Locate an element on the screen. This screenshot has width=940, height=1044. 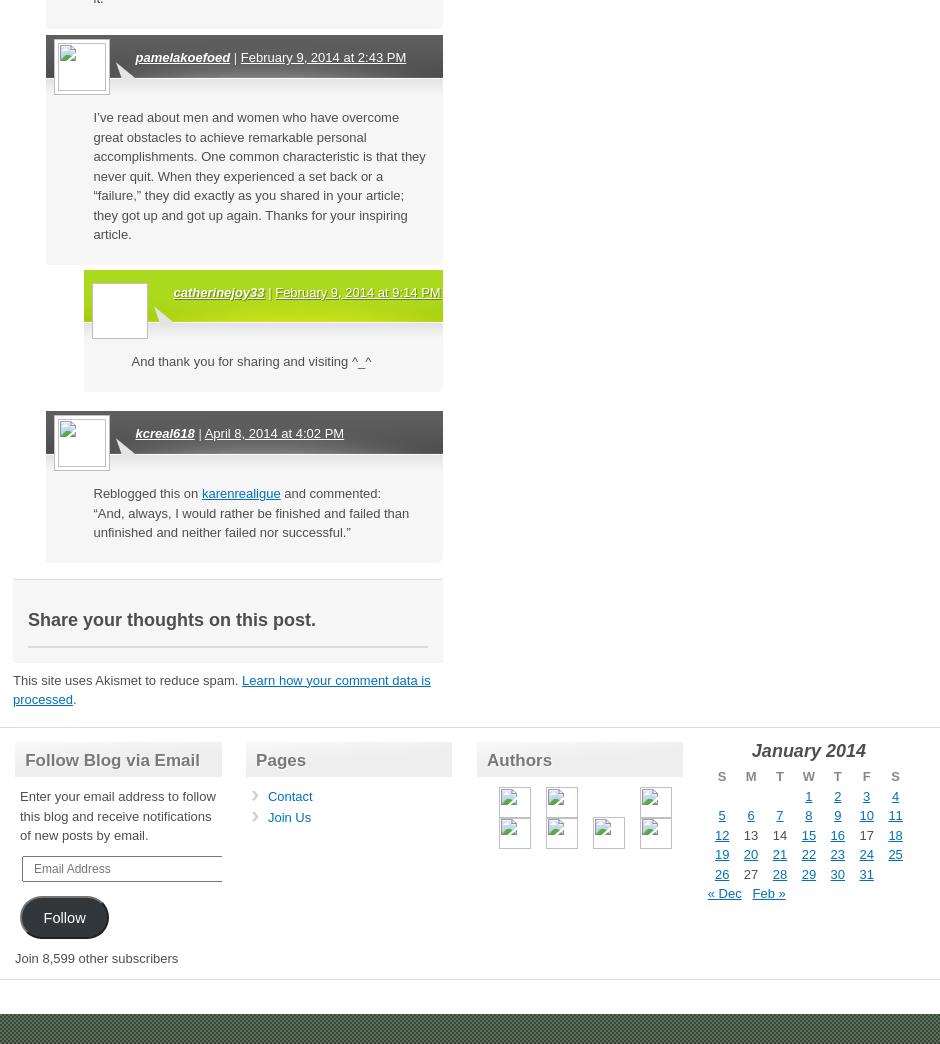
'karenrealigue' is located at coordinates (240, 493).